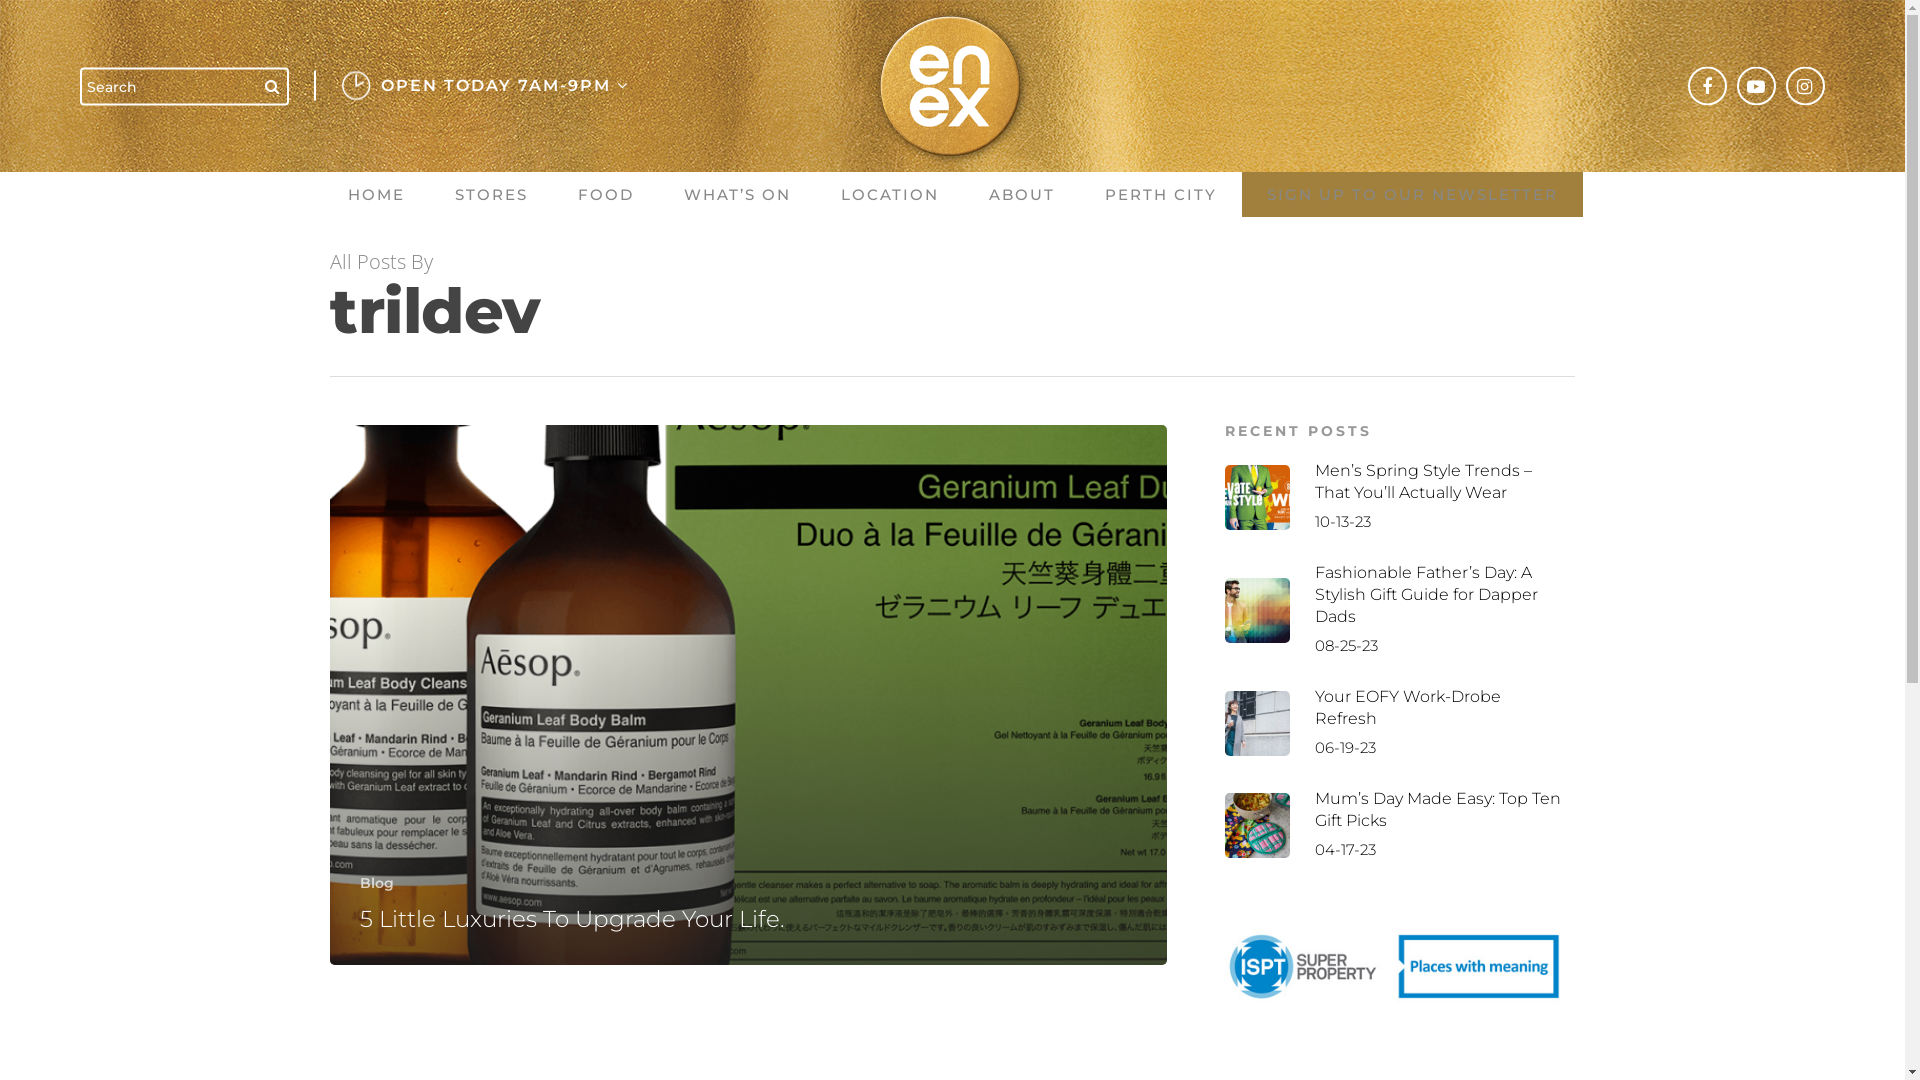  I want to click on 'LOCATION', so click(816, 194).